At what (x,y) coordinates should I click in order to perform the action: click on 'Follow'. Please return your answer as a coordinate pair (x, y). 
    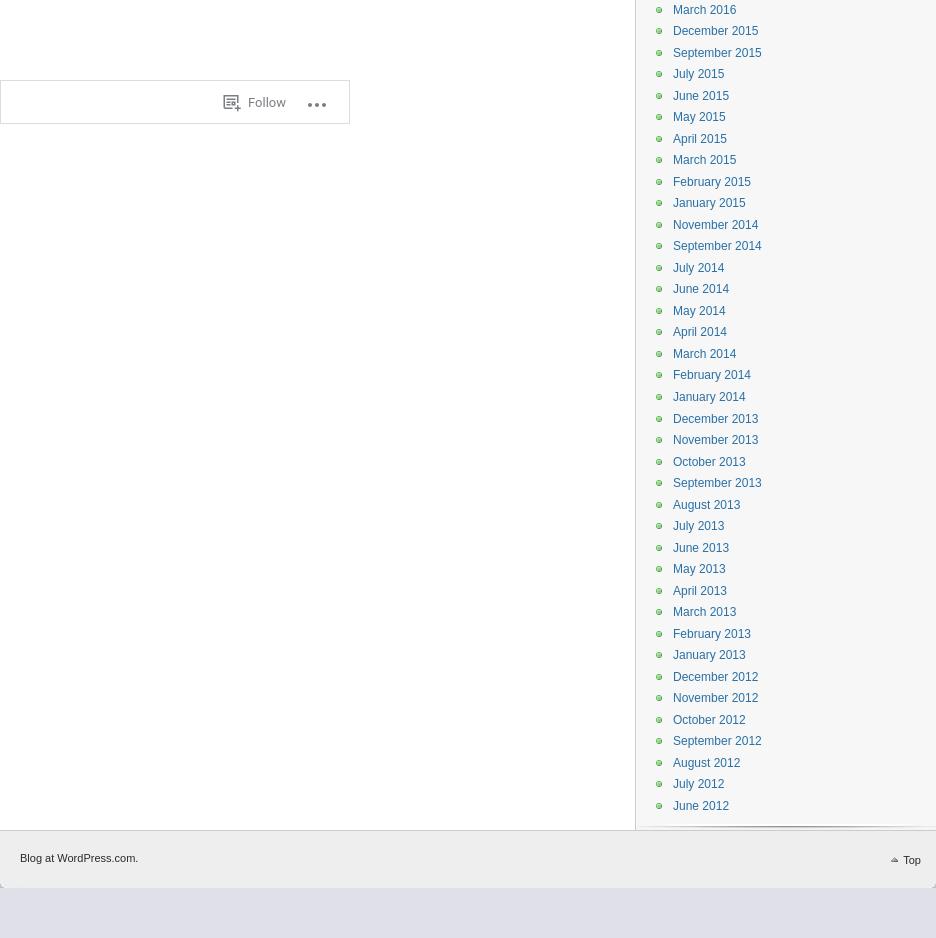
    Looking at the image, I should click on (247, 101).